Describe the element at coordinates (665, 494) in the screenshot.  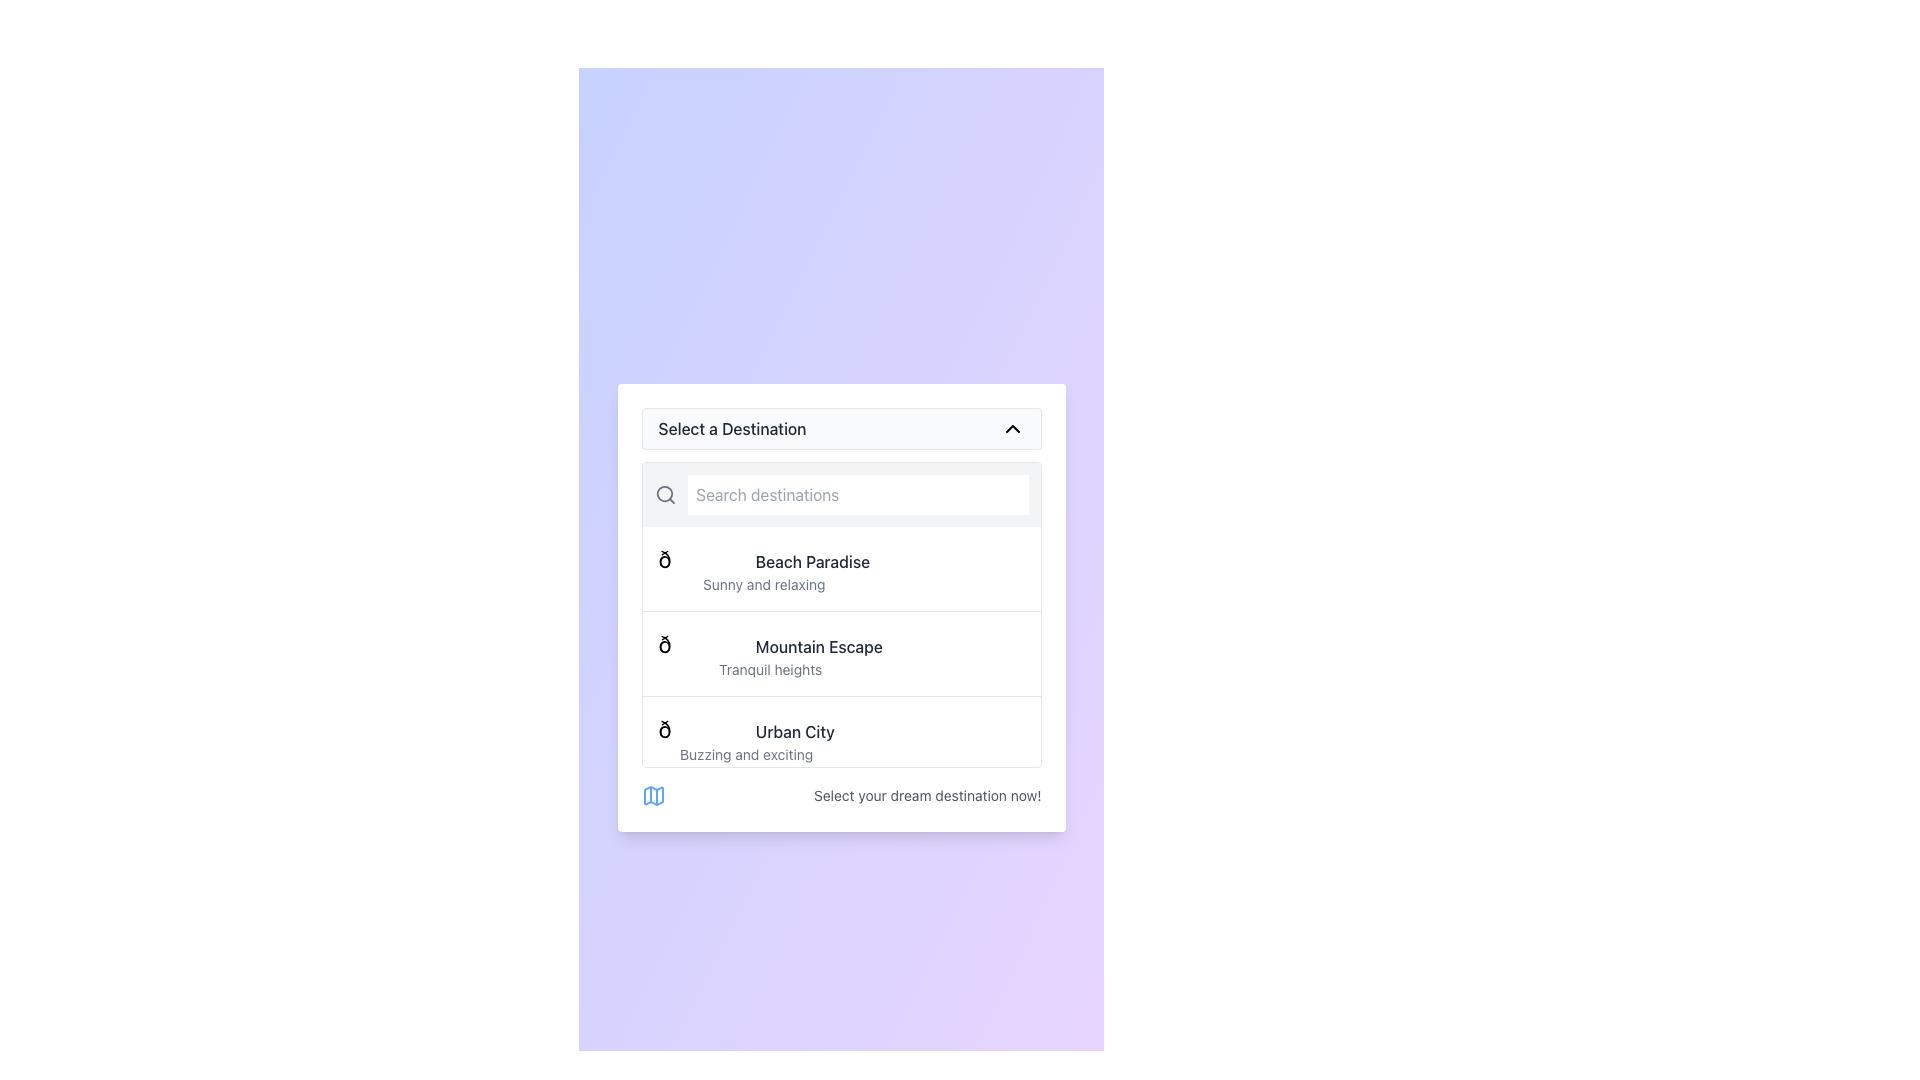
I see `the magnifying glass icon, which is styled with a gray outline and positioned at the far left of a horizontal layout containing a text input field` at that location.